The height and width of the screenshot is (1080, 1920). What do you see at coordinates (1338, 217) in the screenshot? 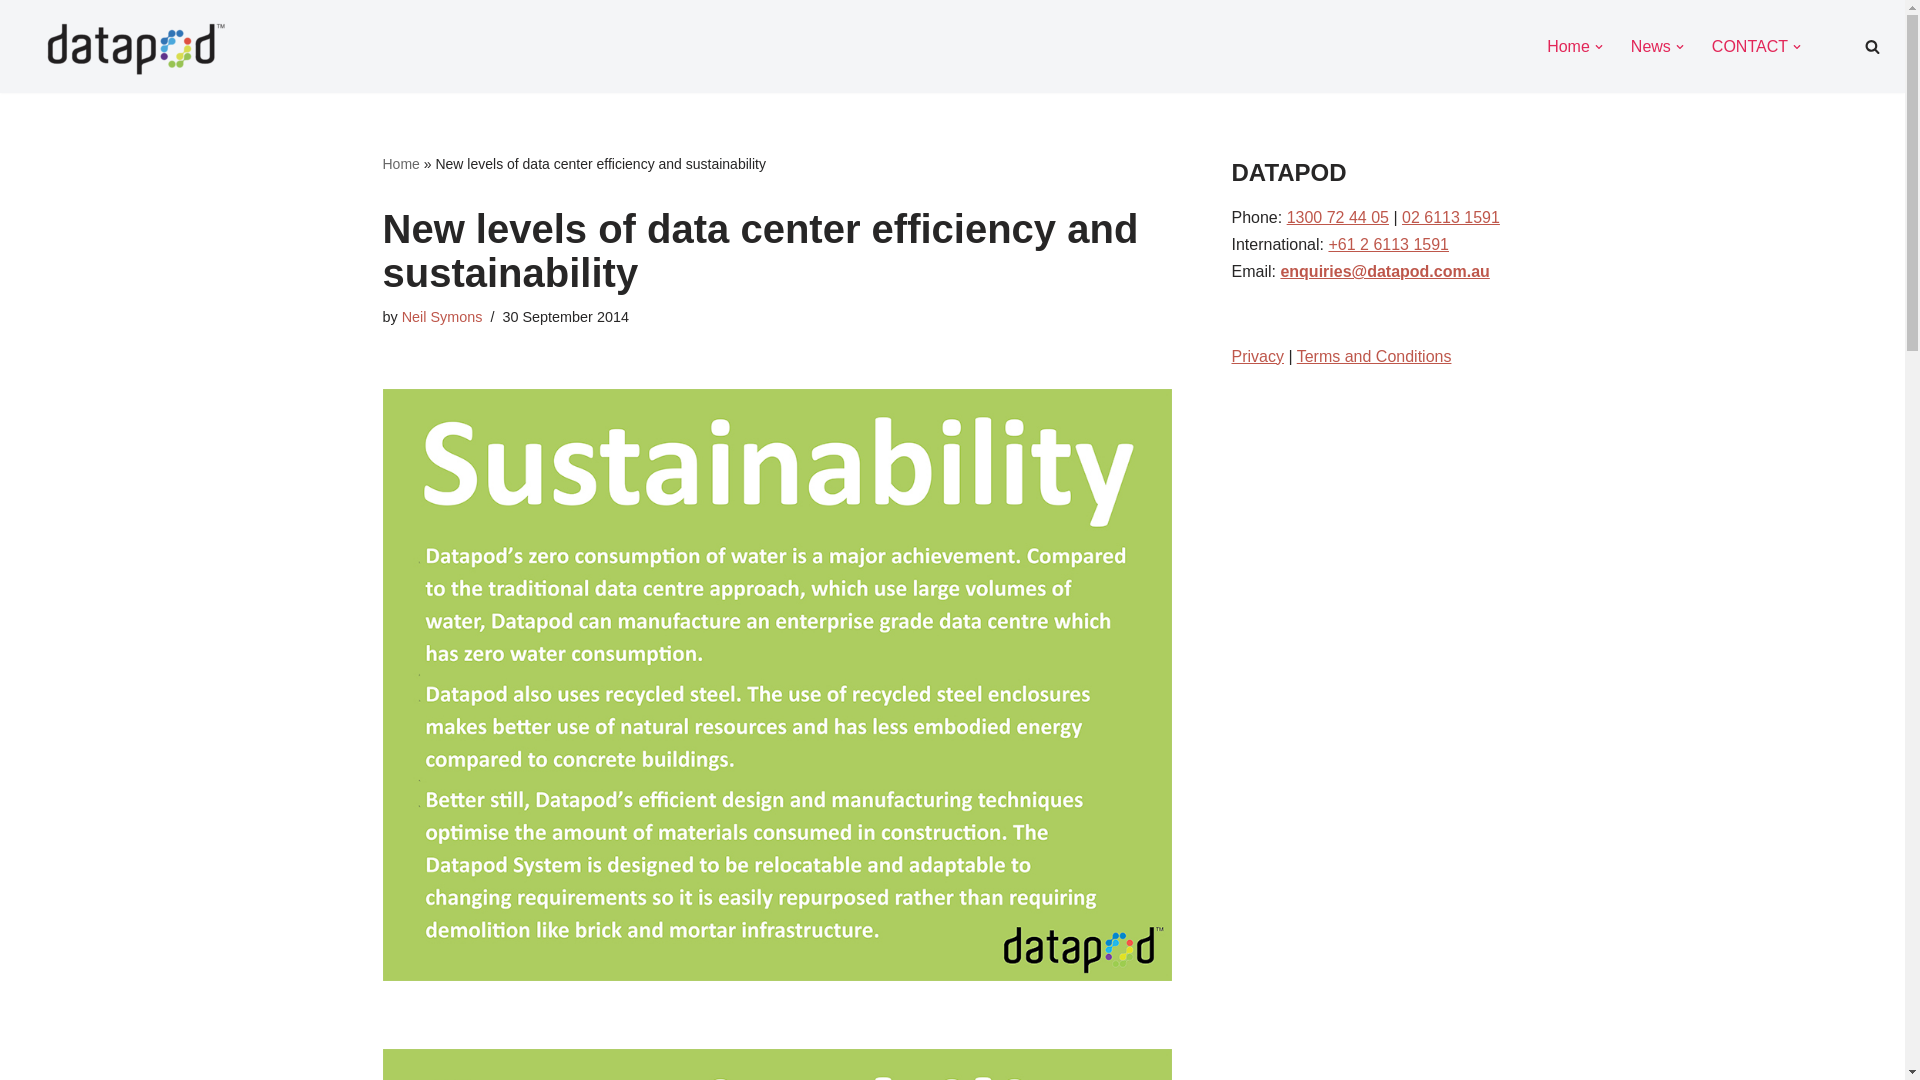
I see `'1300 72 44 05'` at bounding box center [1338, 217].